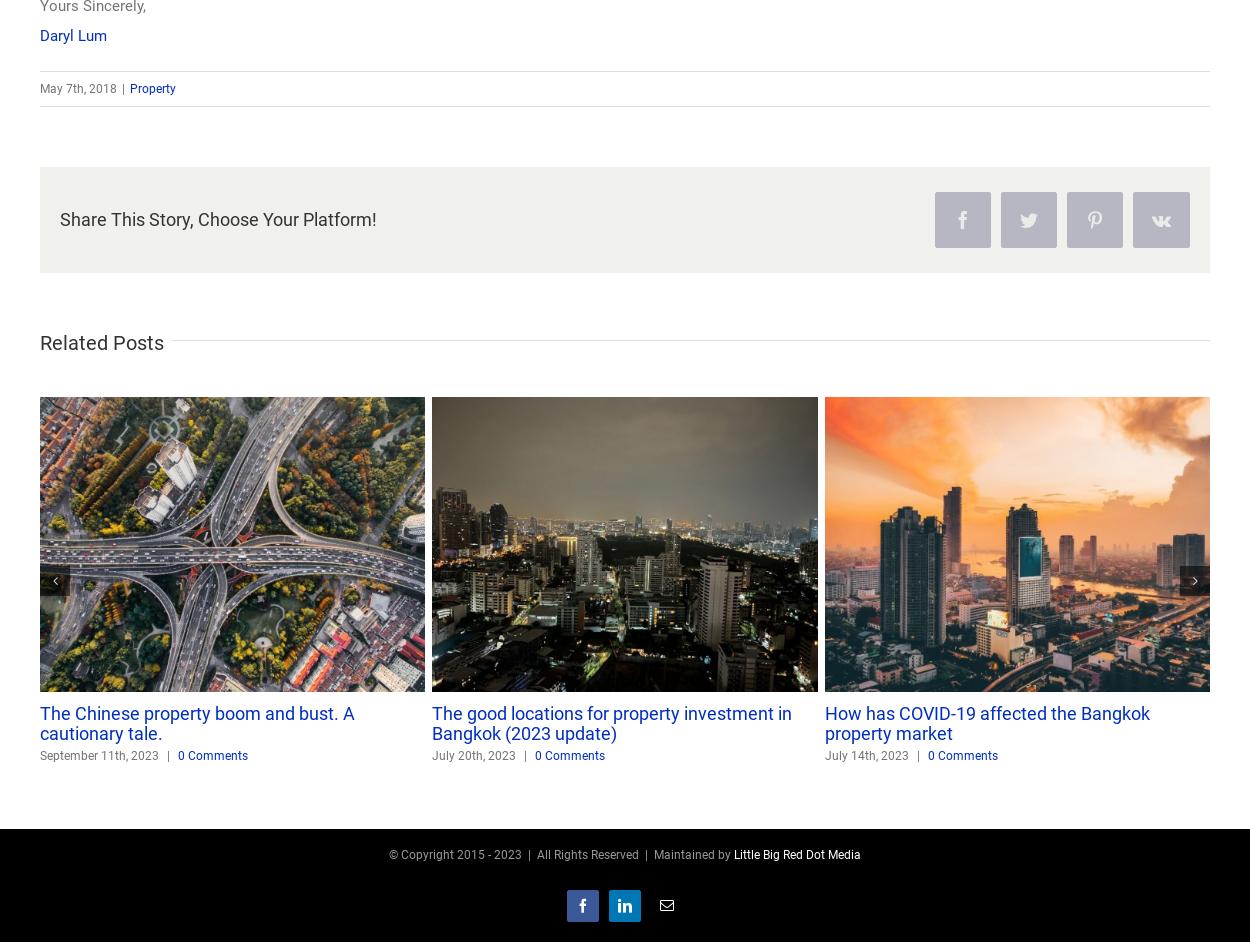  Describe the element at coordinates (865, 755) in the screenshot. I see `'July 14th, 2023'` at that location.